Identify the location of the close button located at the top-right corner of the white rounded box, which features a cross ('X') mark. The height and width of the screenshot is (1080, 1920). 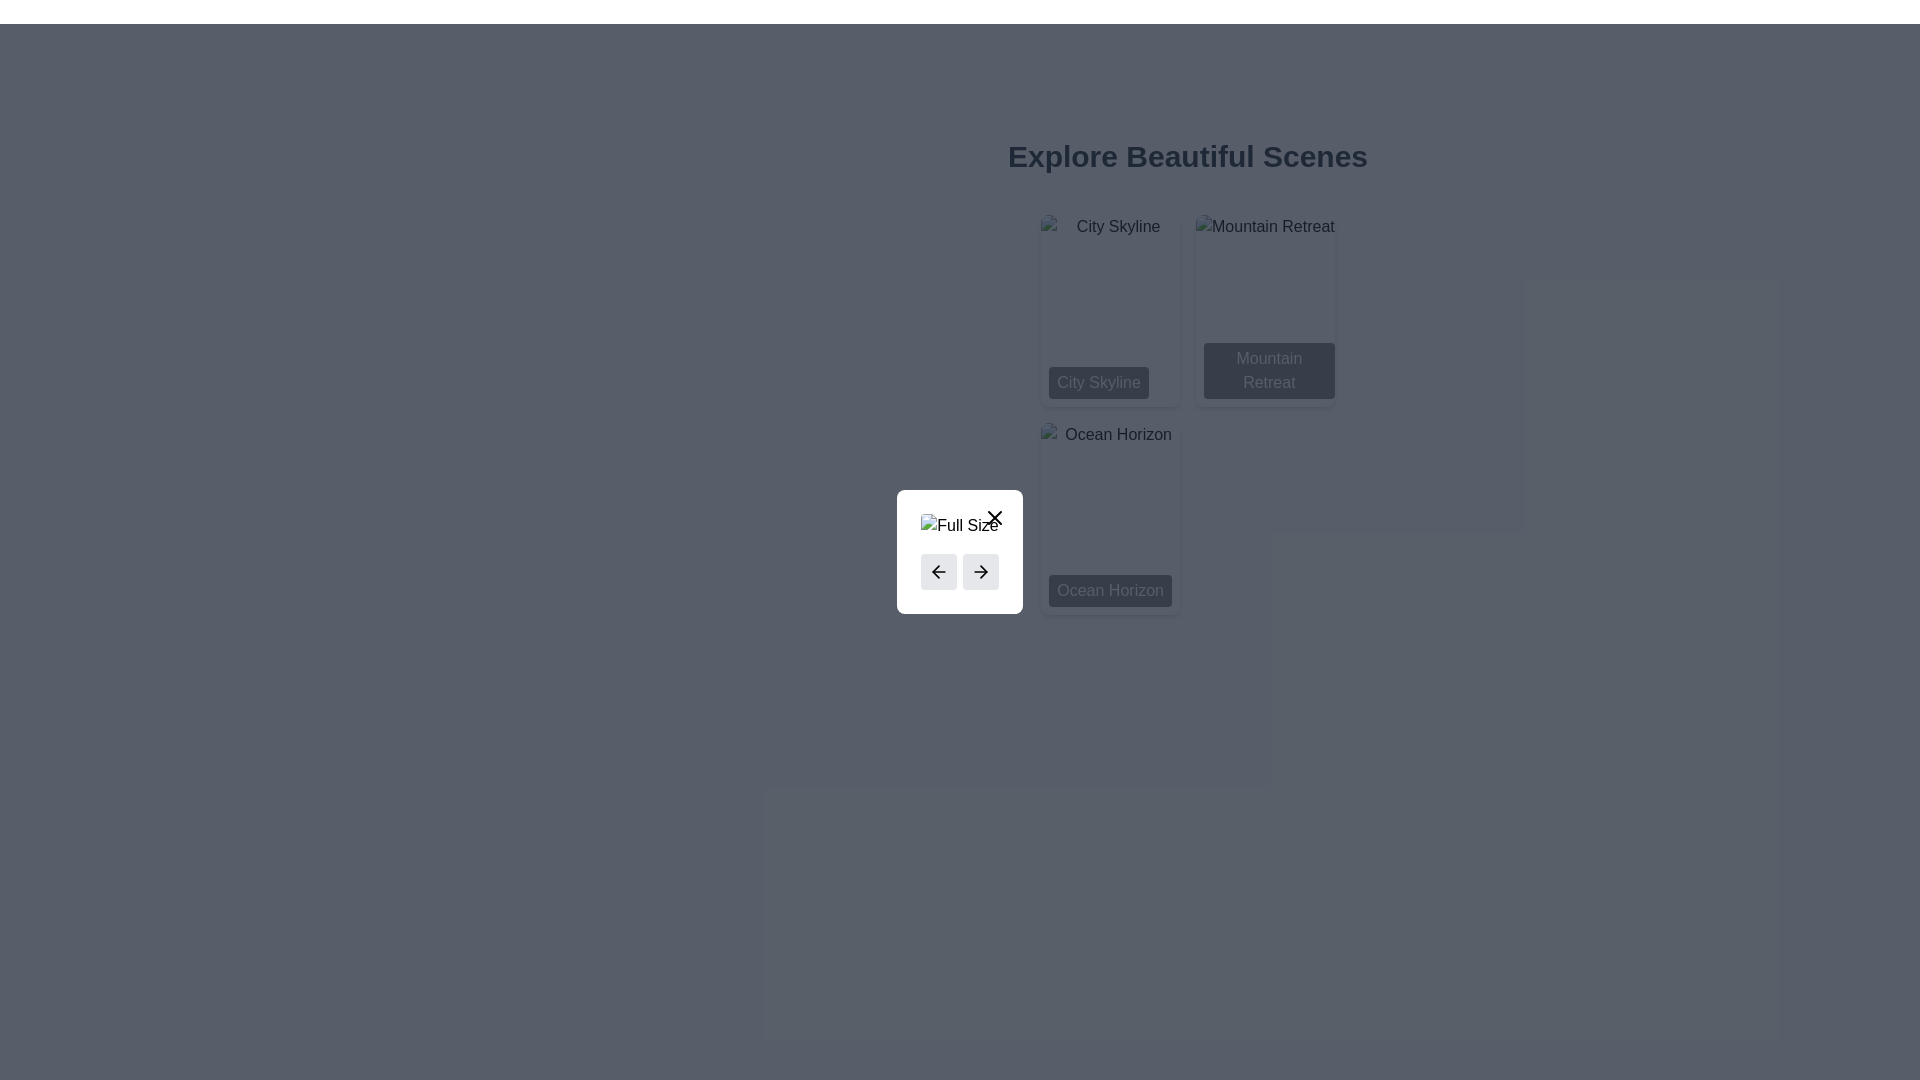
(994, 516).